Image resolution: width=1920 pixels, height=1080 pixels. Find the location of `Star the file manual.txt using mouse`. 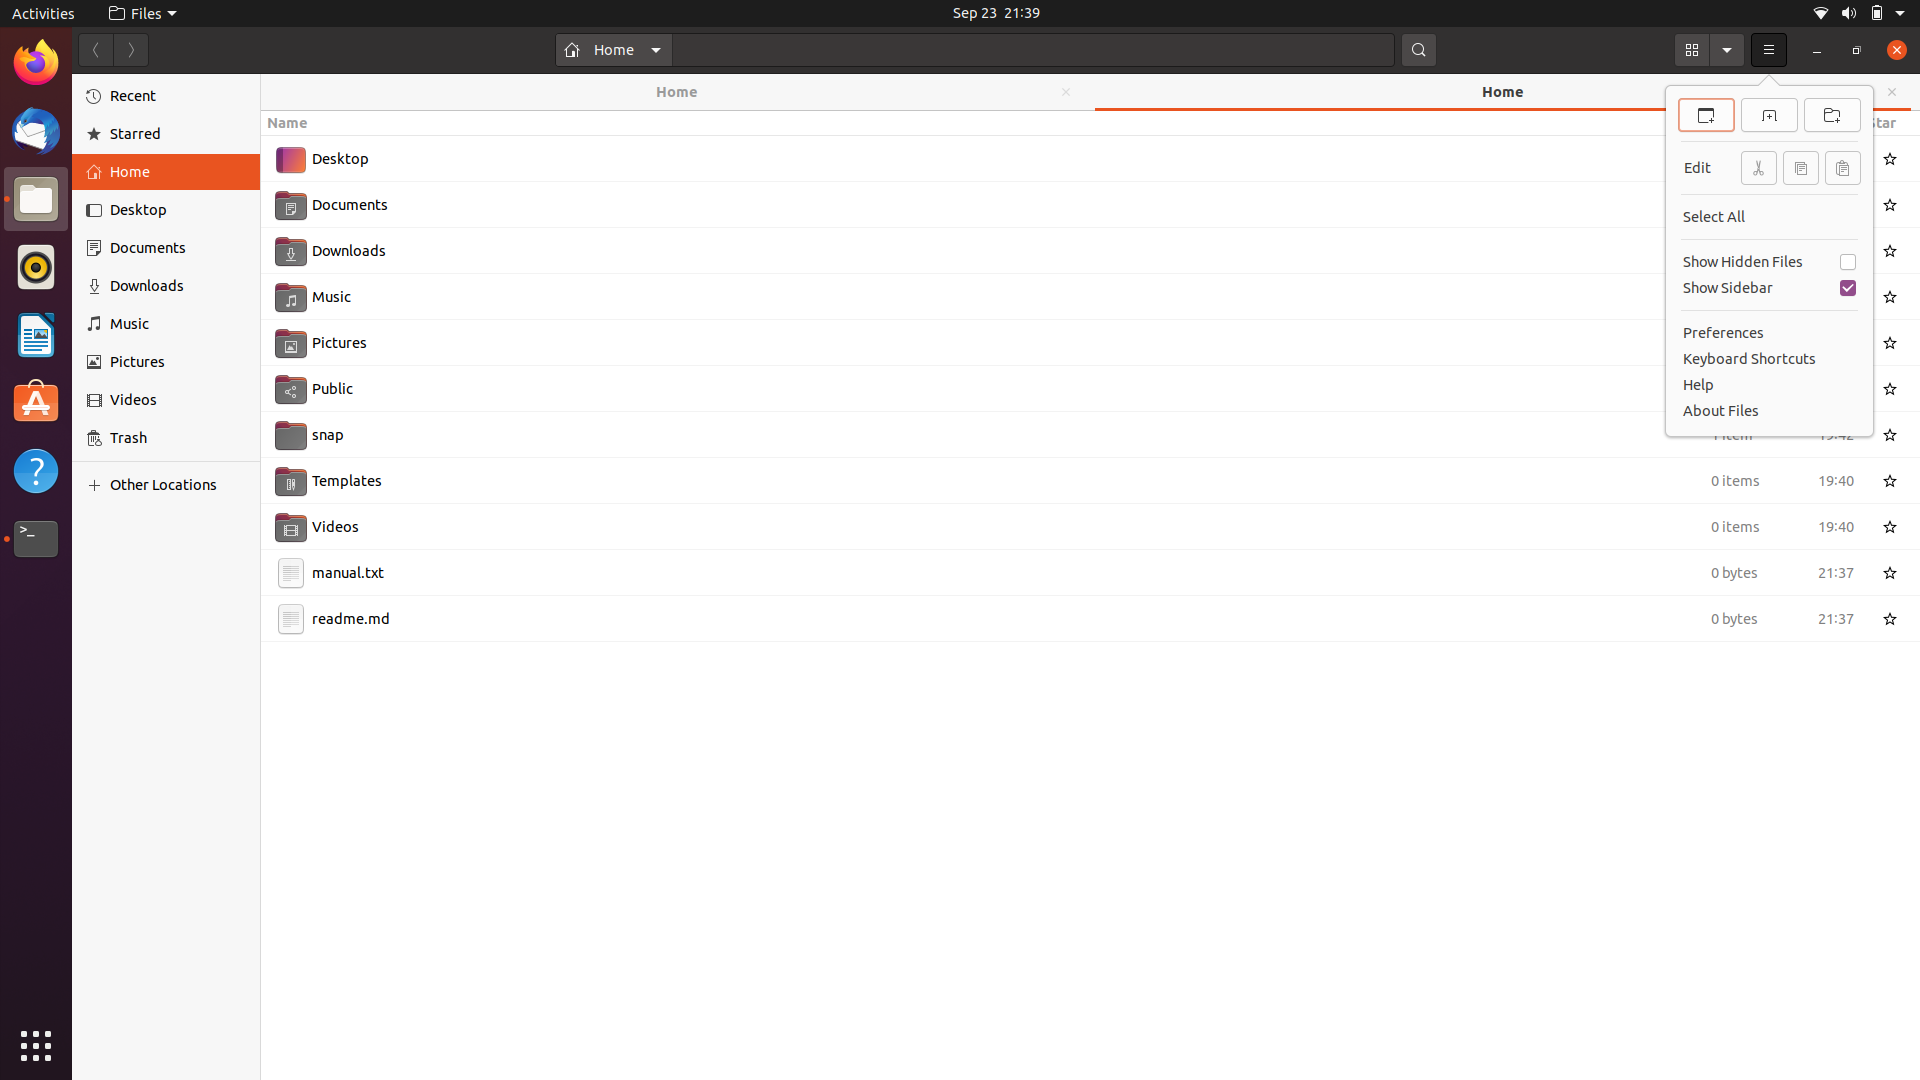

Star the file manual.txt using mouse is located at coordinates (1891, 570).